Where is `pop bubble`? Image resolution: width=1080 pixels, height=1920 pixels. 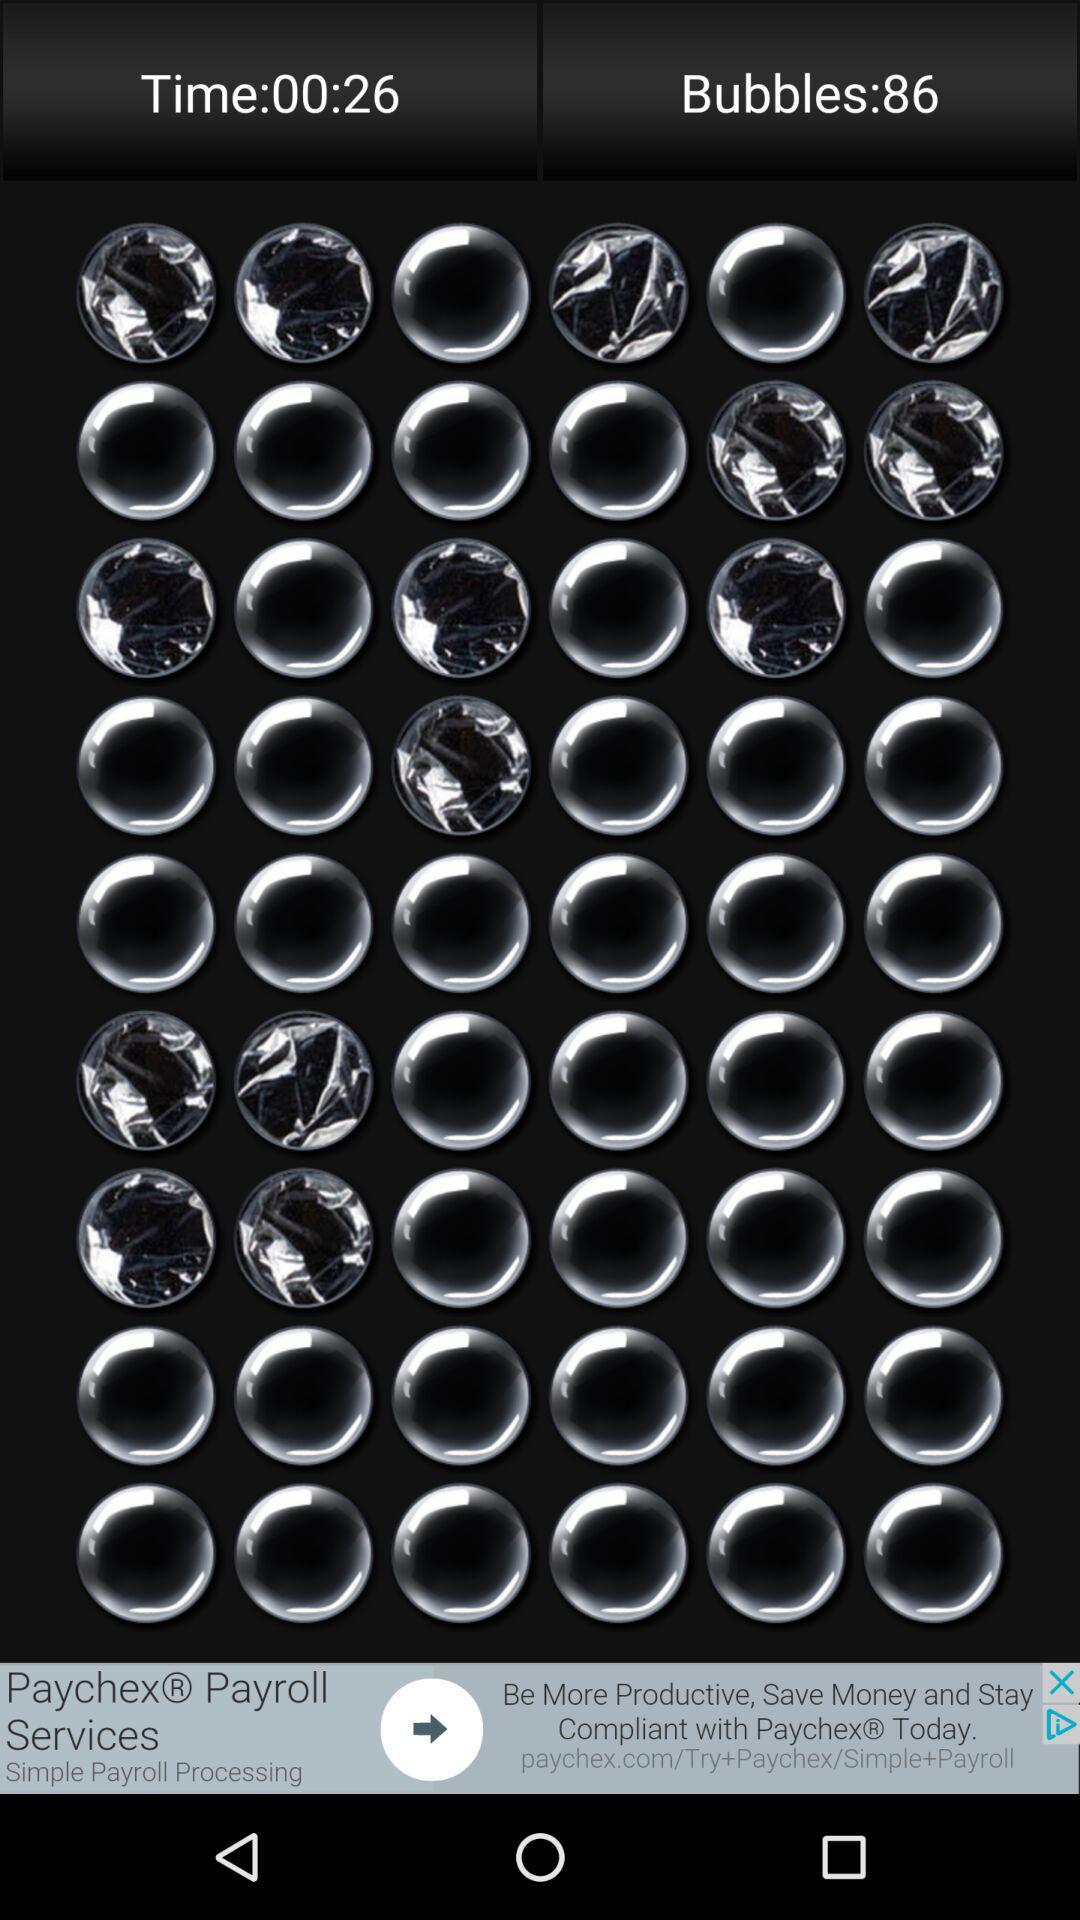
pop bubble is located at coordinates (145, 449).